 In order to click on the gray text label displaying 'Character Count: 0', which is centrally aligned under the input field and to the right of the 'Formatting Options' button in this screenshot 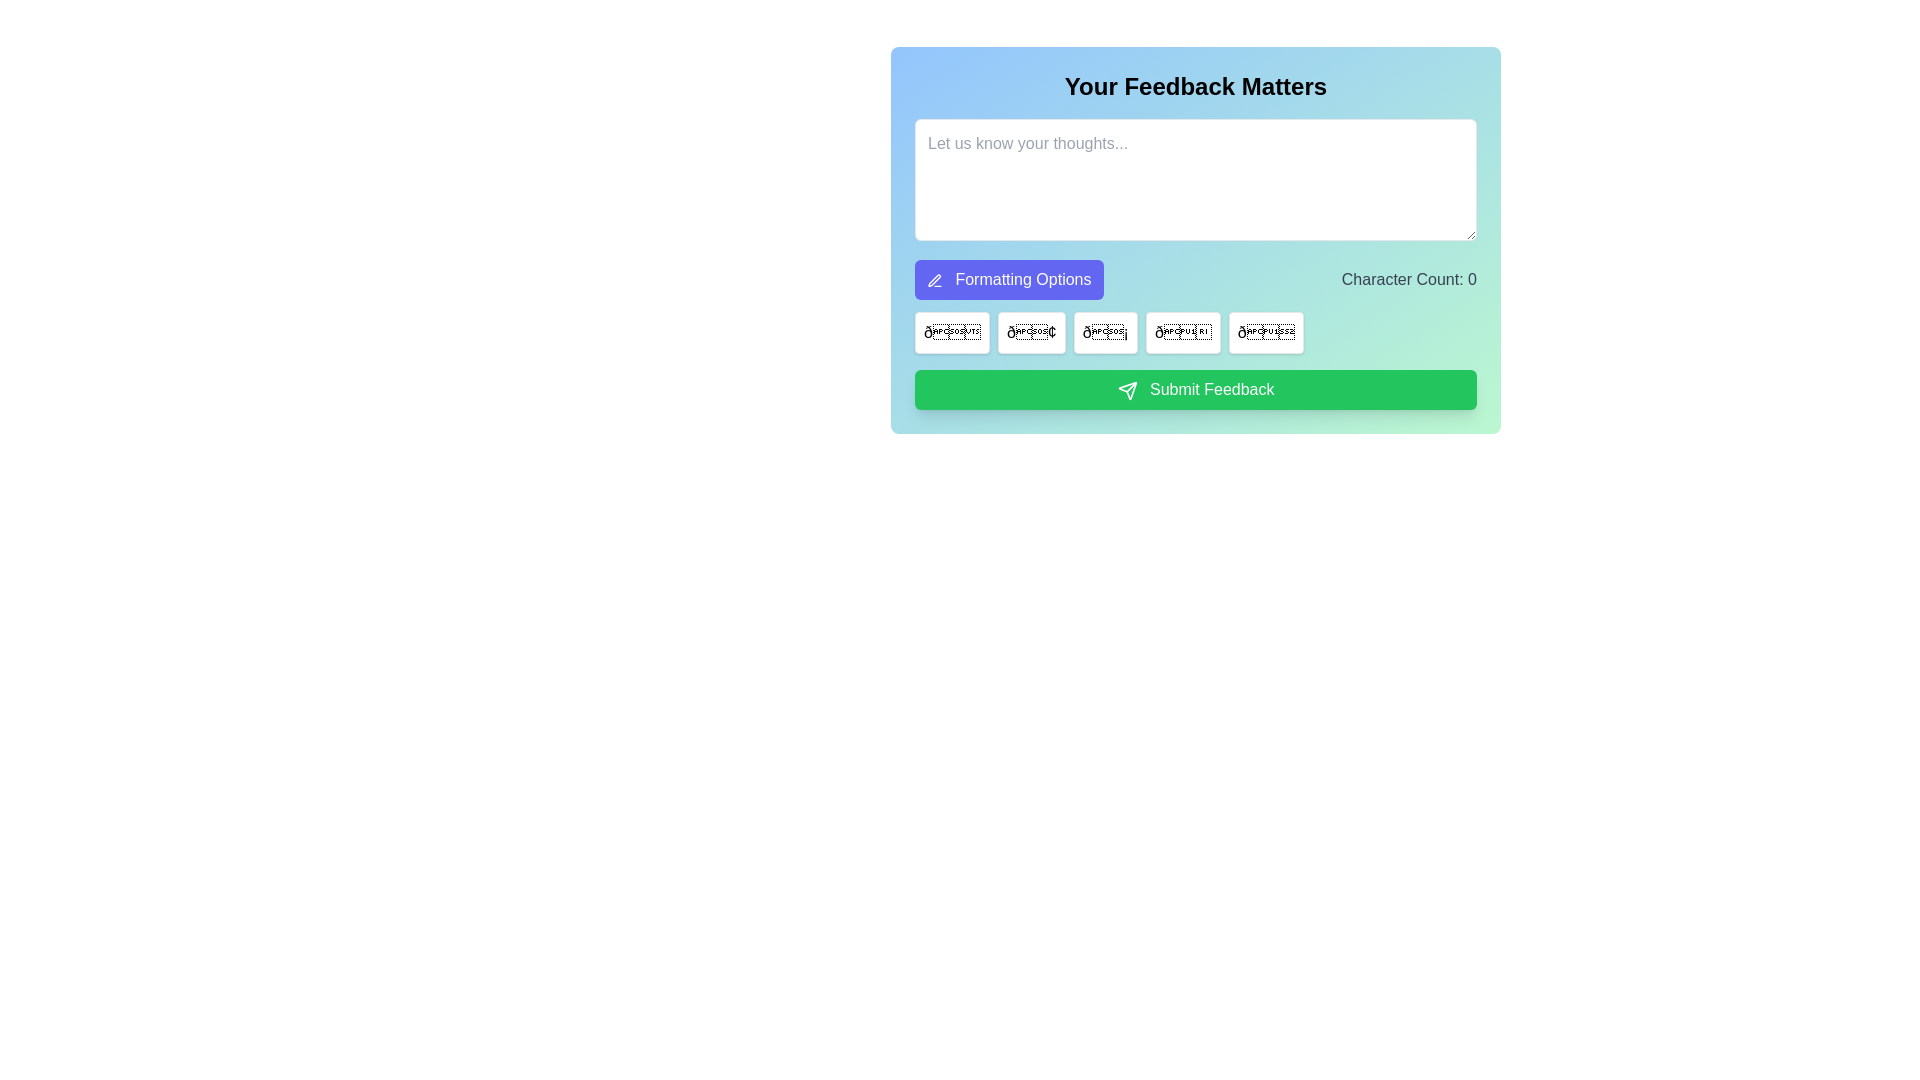, I will do `click(1408, 280)`.